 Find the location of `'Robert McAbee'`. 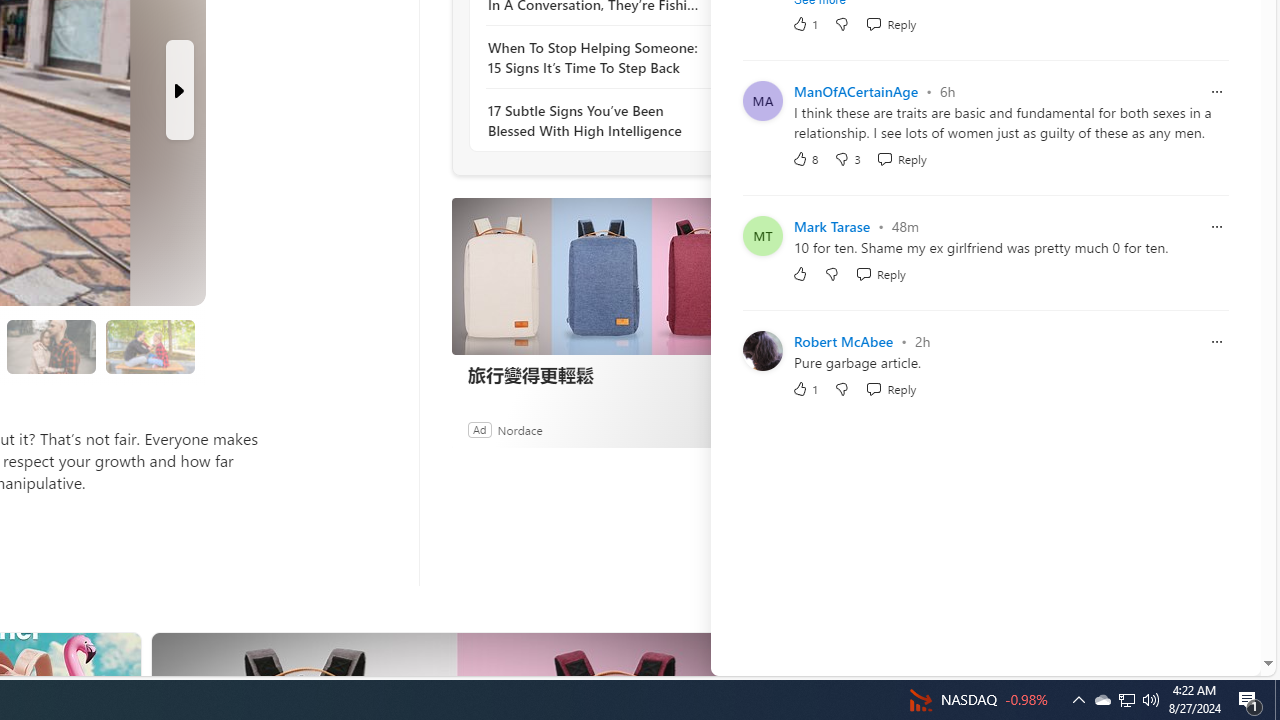

'Robert McAbee' is located at coordinates (843, 340).